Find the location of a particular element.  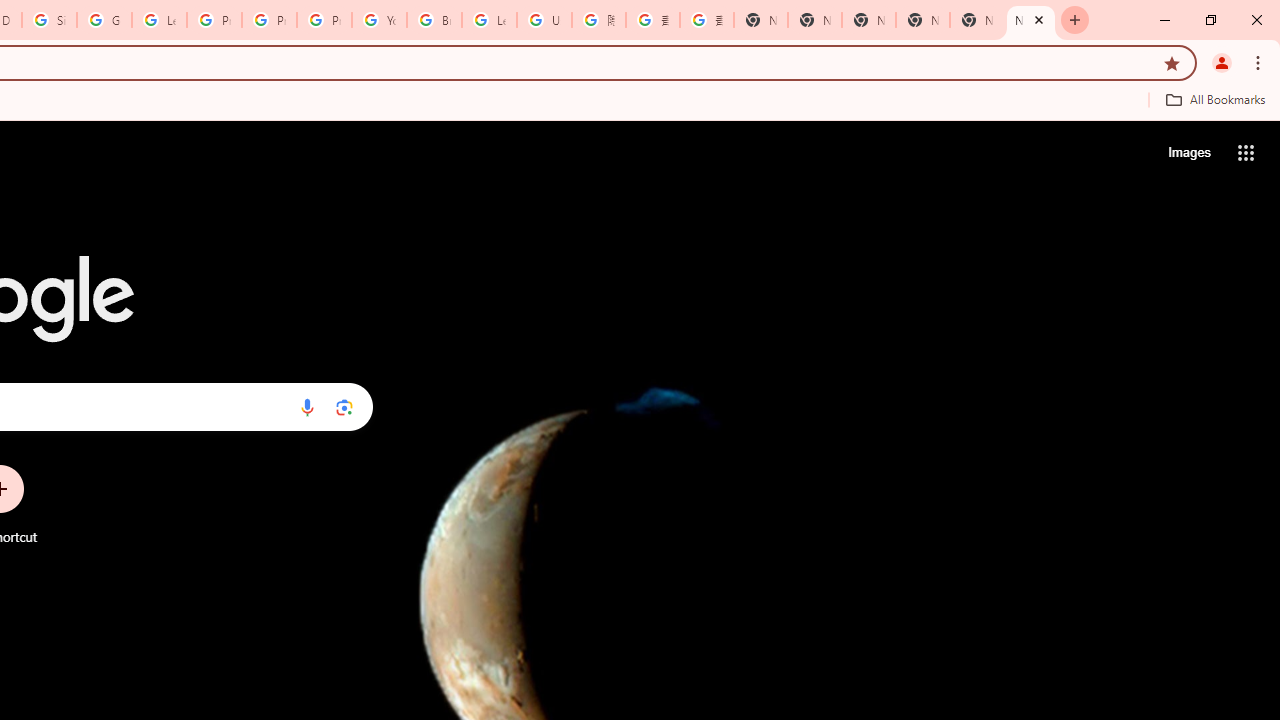

'New Tab' is located at coordinates (1031, 20).